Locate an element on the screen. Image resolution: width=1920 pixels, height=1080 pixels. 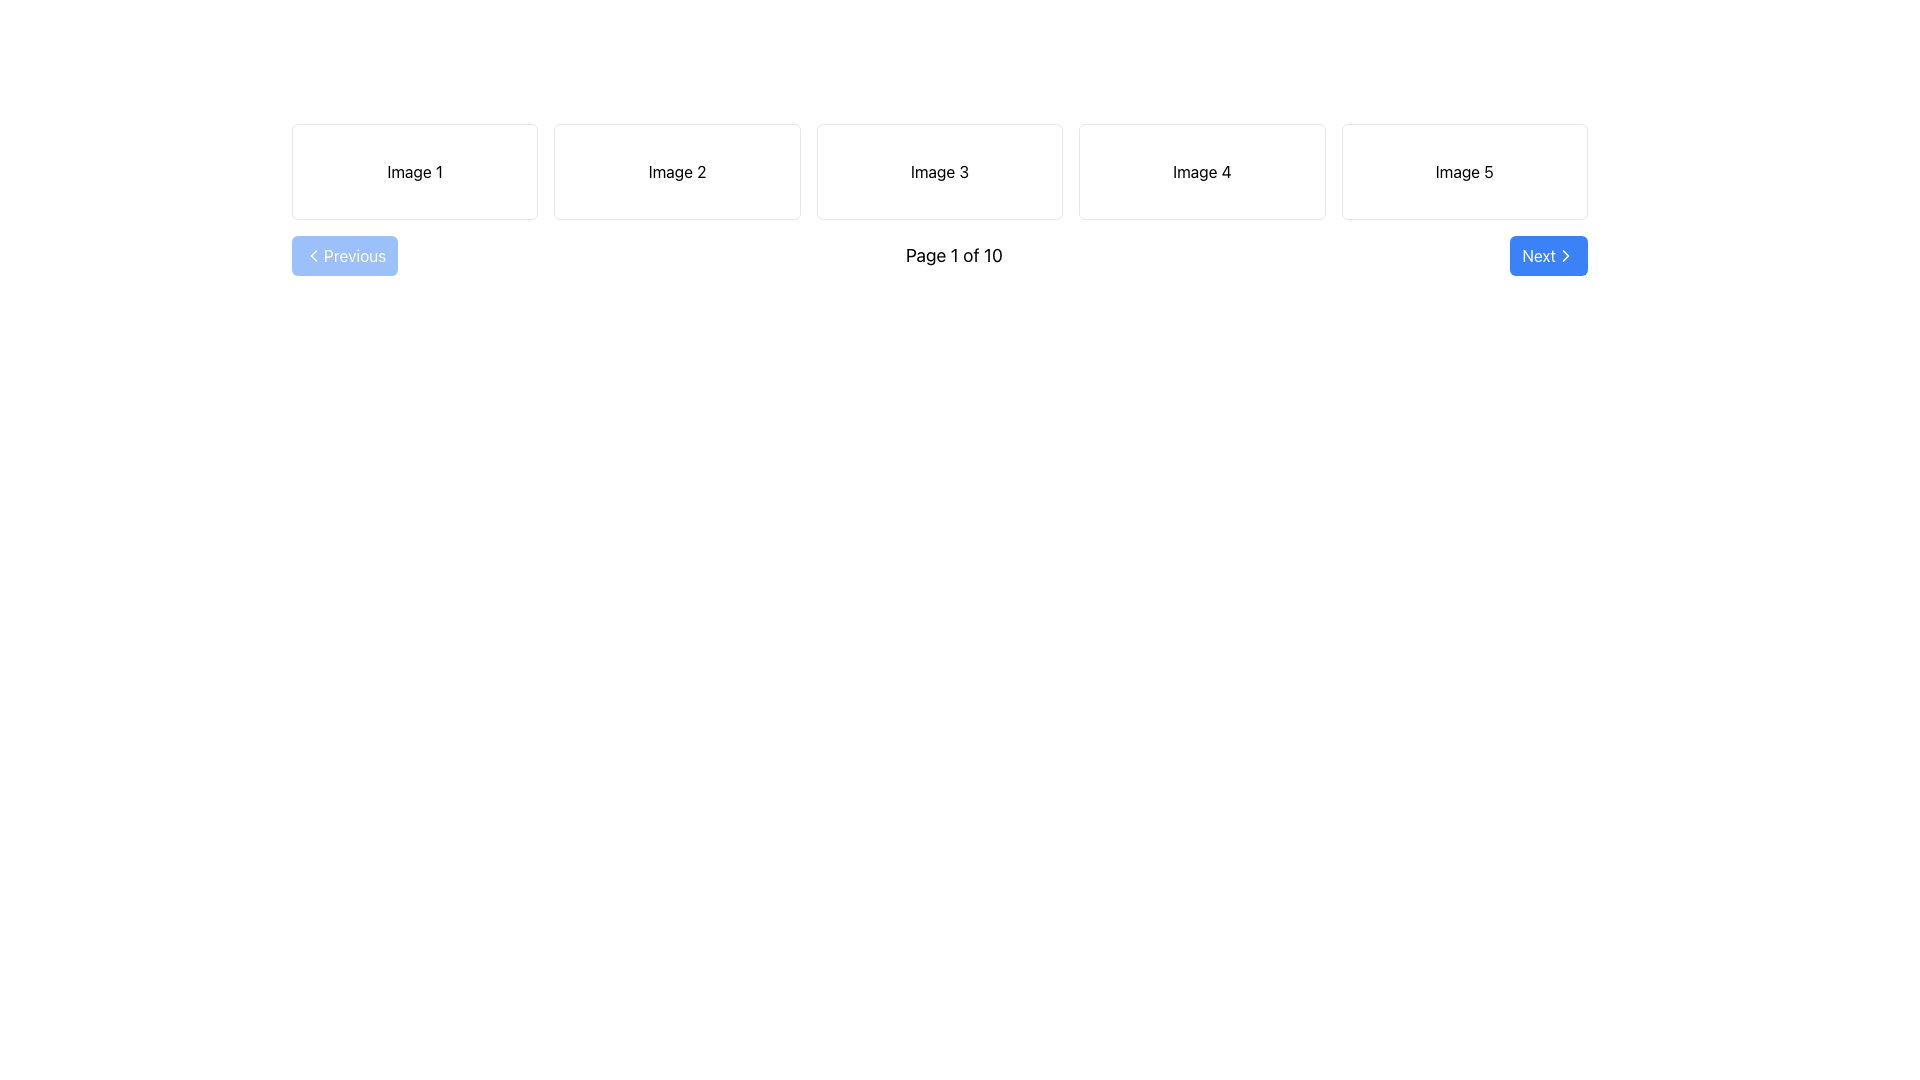
the right-facing chevron icon within the blue 'Next' button at the bottom right of the interface is located at coordinates (1564, 254).